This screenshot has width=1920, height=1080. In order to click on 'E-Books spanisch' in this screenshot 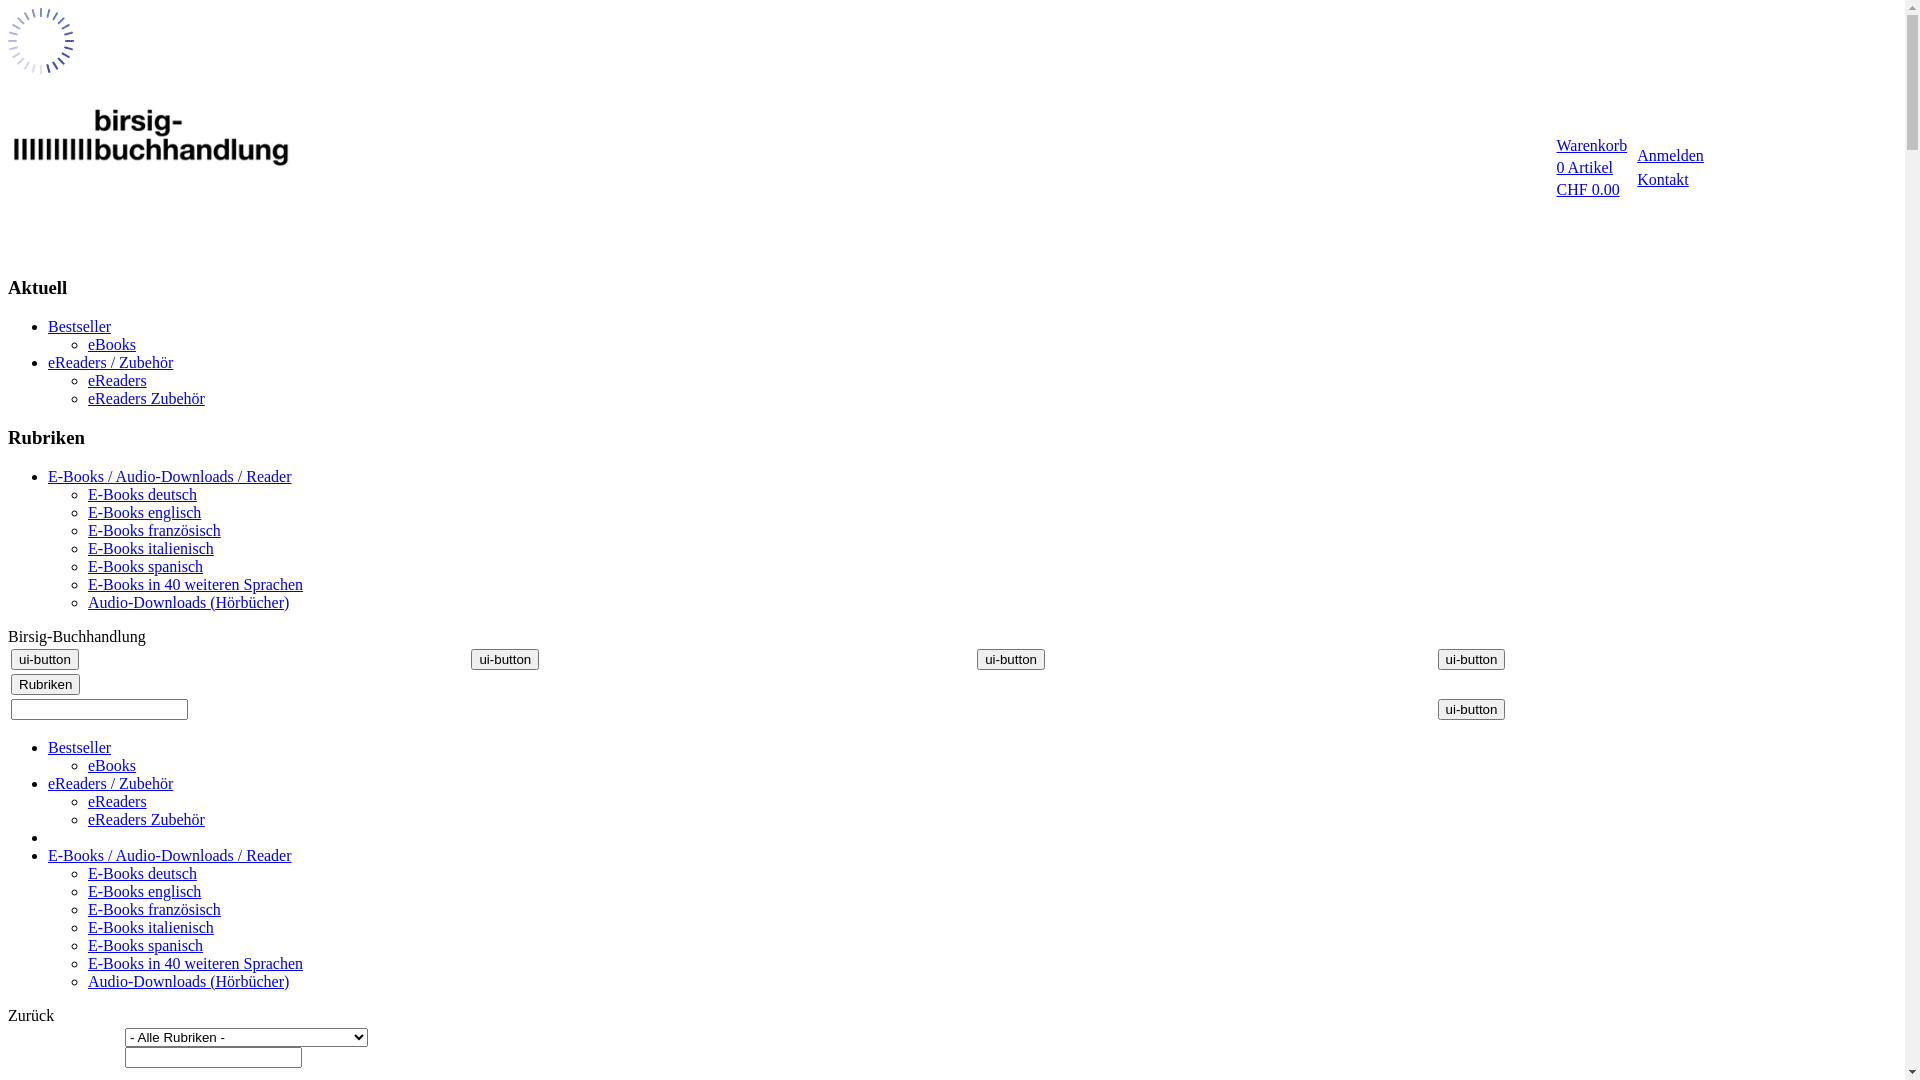, I will do `click(144, 566)`.